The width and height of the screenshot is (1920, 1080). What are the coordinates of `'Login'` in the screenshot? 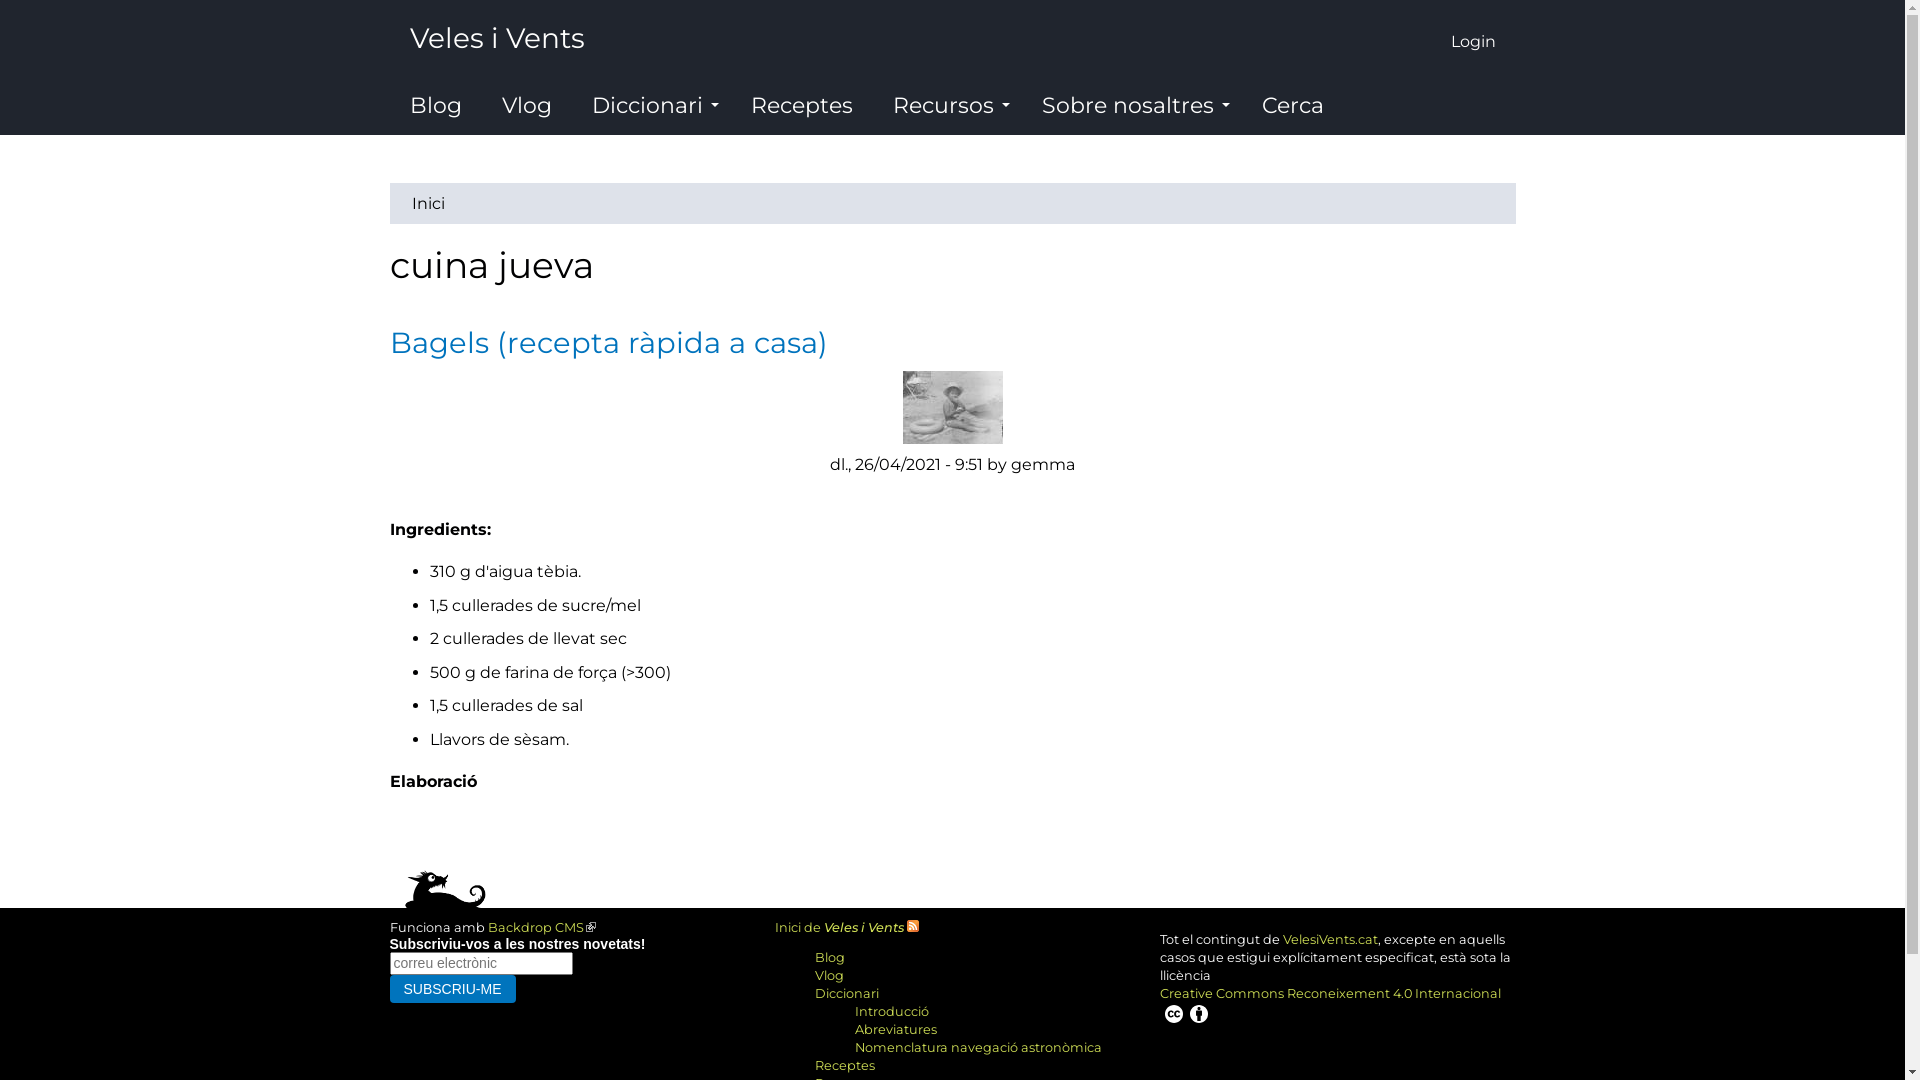 It's located at (1472, 34).